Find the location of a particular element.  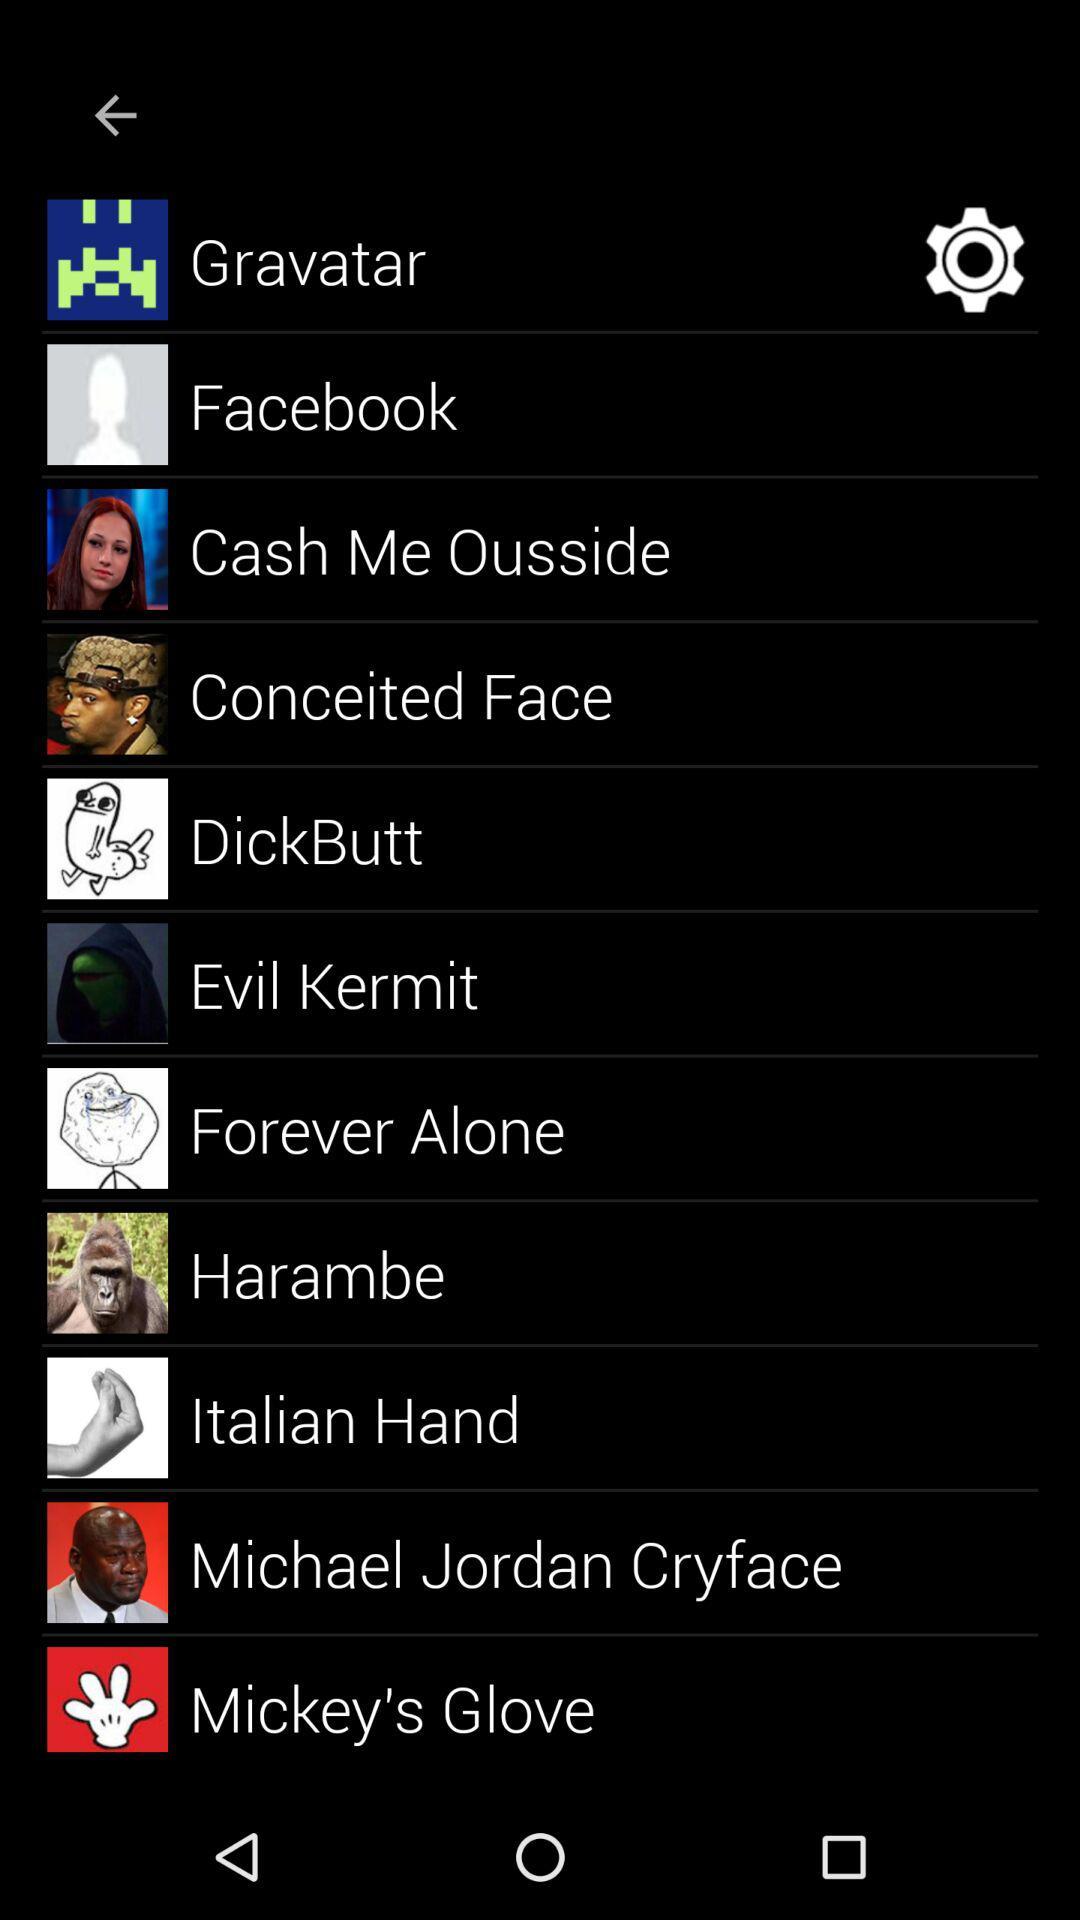

italian hand is located at coordinates (378, 1416).